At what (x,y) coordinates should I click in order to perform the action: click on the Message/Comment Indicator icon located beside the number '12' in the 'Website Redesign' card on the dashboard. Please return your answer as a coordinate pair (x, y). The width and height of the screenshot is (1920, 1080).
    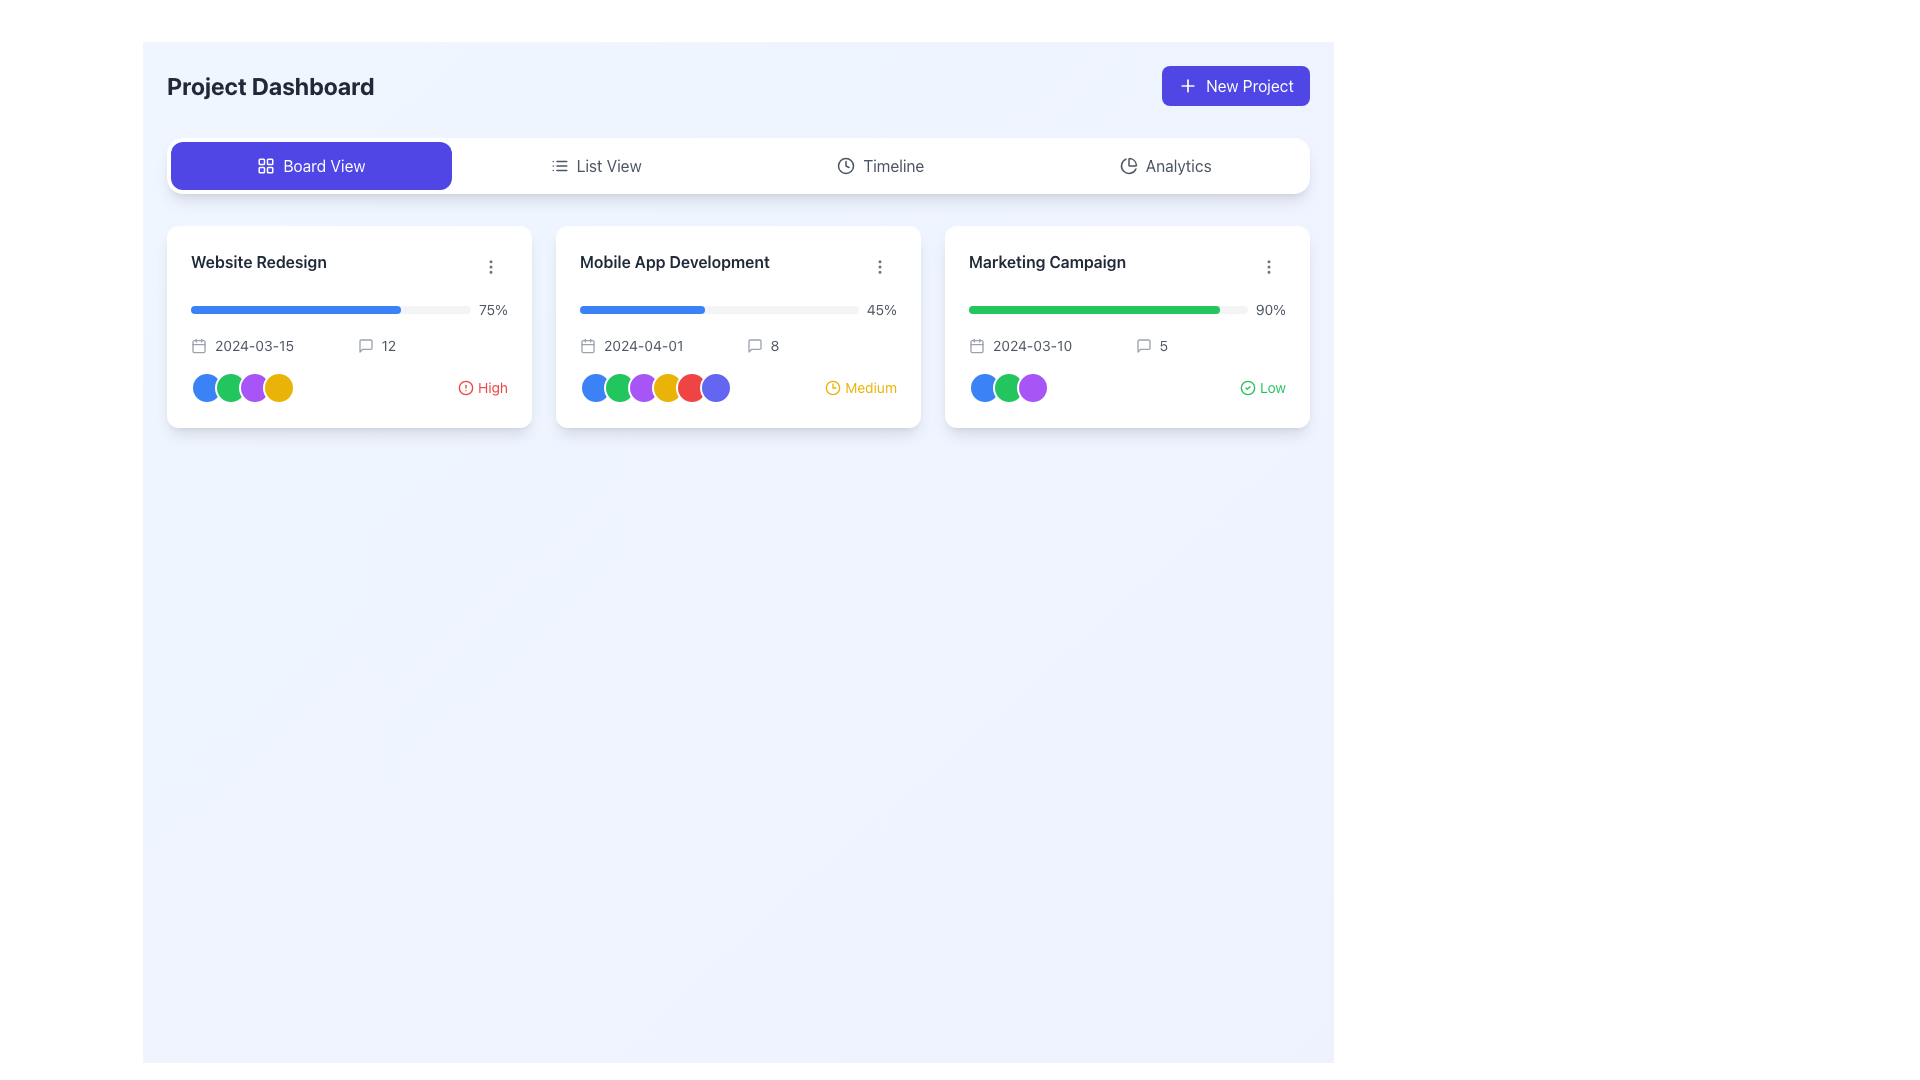
    Looking at the image, I should click on (365, 345).